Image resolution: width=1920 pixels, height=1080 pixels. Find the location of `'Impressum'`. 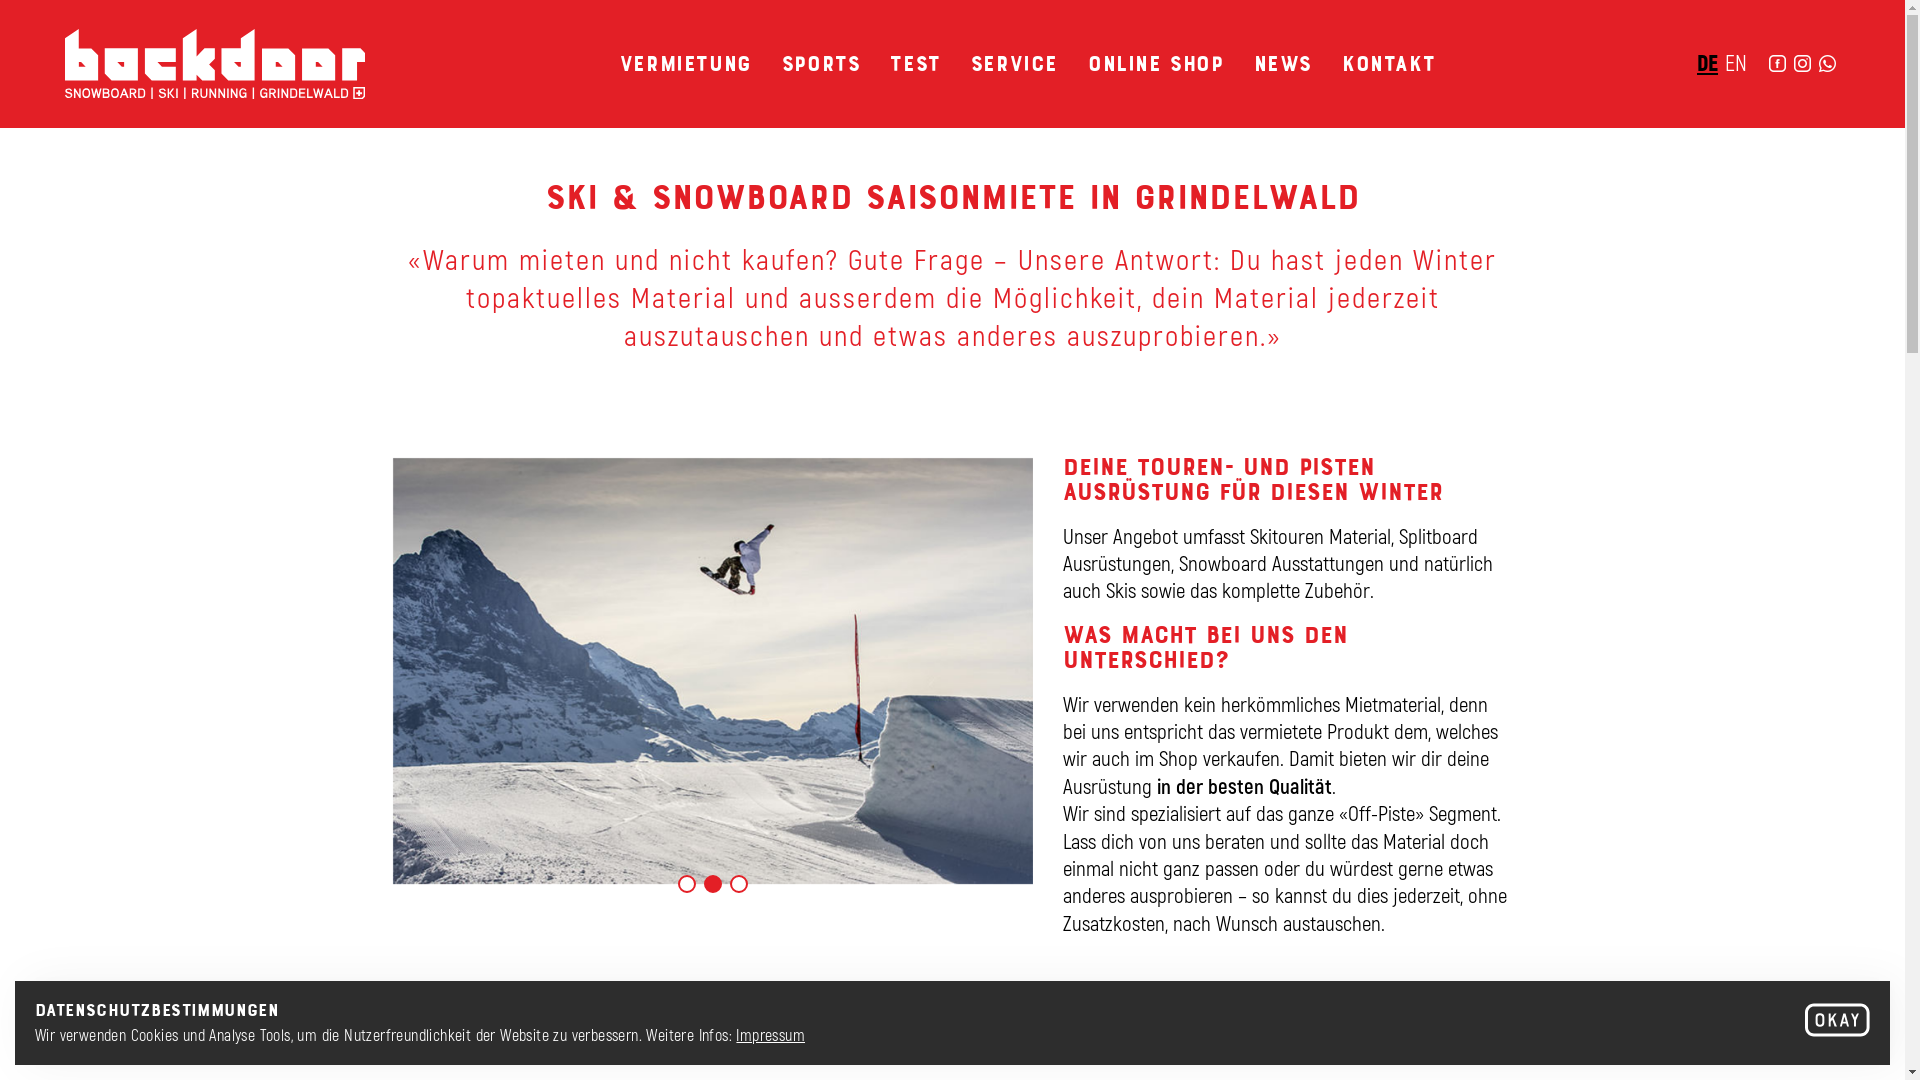

'Impressum' is located at coordinates (769, 1034).